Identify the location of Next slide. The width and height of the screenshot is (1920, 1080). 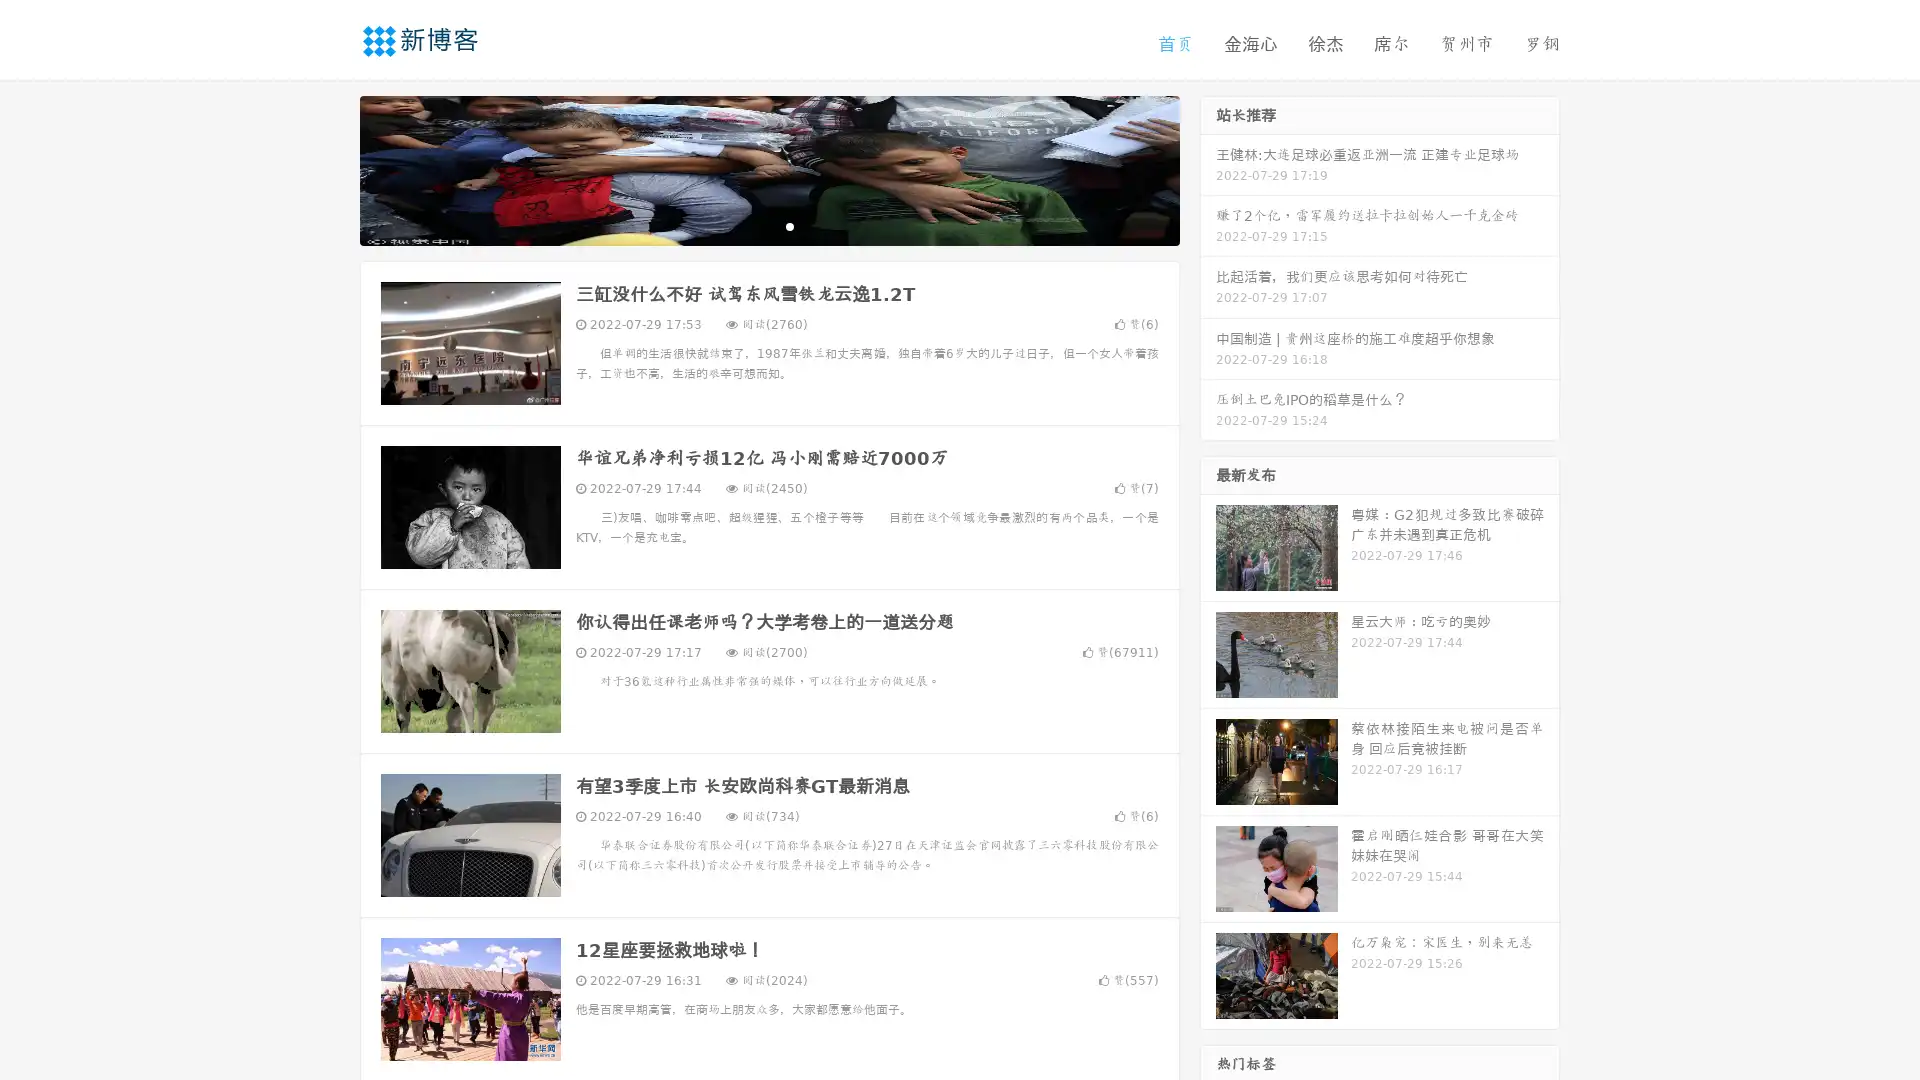
(1208, 168).